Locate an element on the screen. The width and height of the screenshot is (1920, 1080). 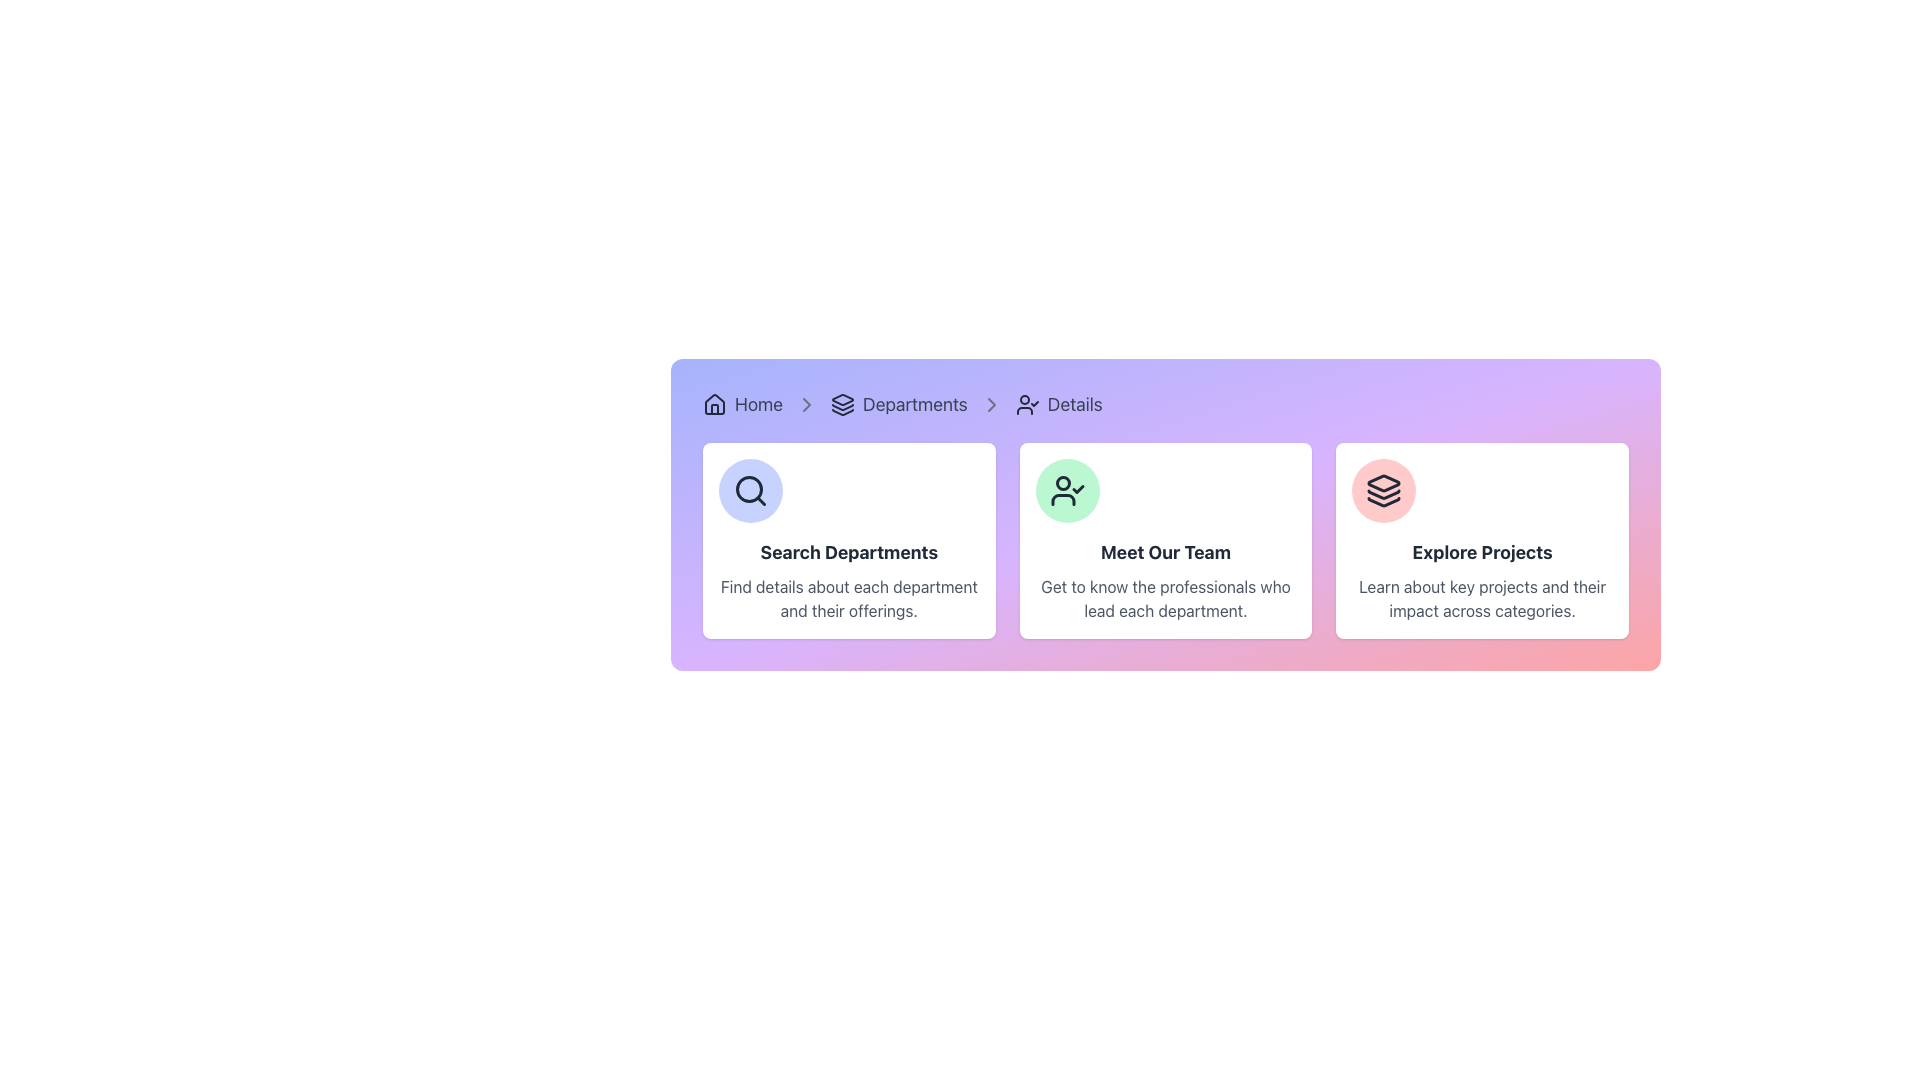
the rightward-pointing chevron icon with a gray outline in the breadcrumb navigation, positioned between 'Home' and 'Departments' is located at coordinates (806, 405).